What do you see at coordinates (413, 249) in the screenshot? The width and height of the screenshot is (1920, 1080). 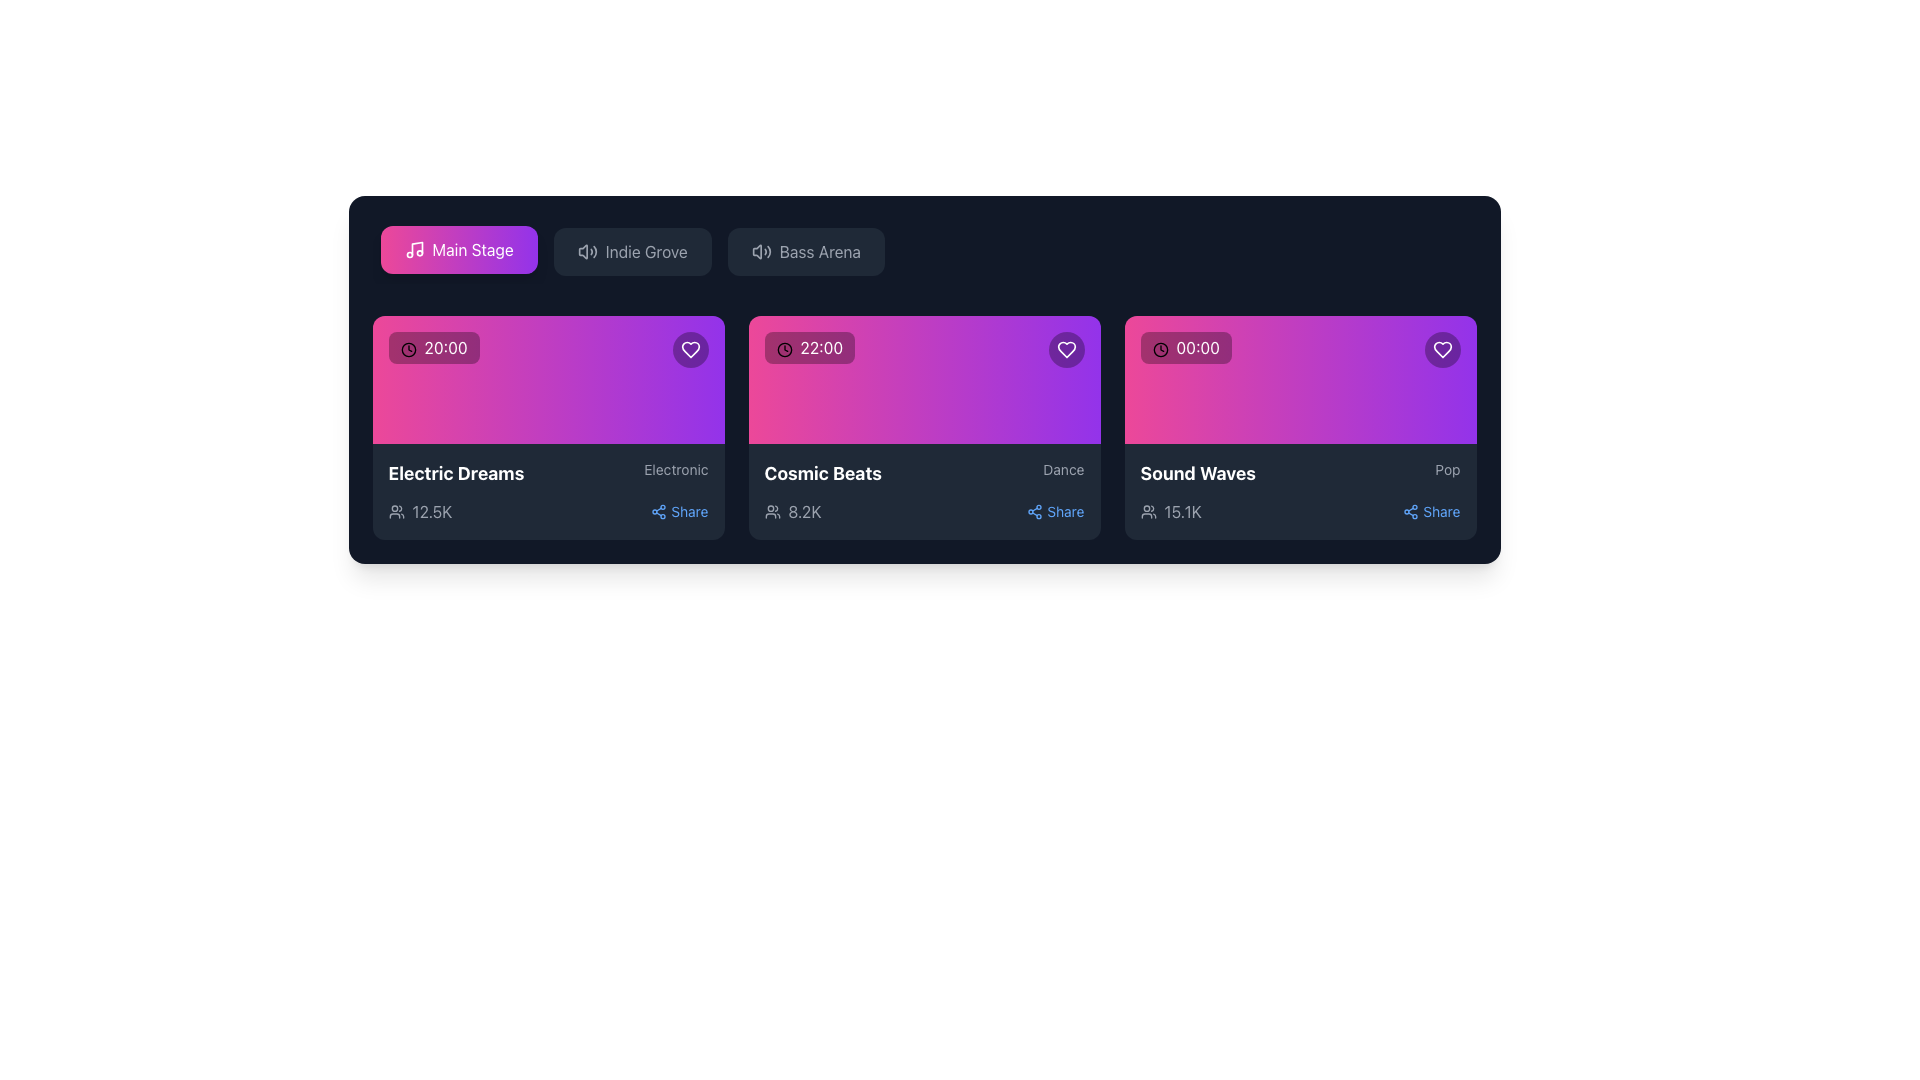 I see `the 'Main Stage' icon located in the top-left portion of the interface to observe any hover effects` at bounding box center [413, 249].